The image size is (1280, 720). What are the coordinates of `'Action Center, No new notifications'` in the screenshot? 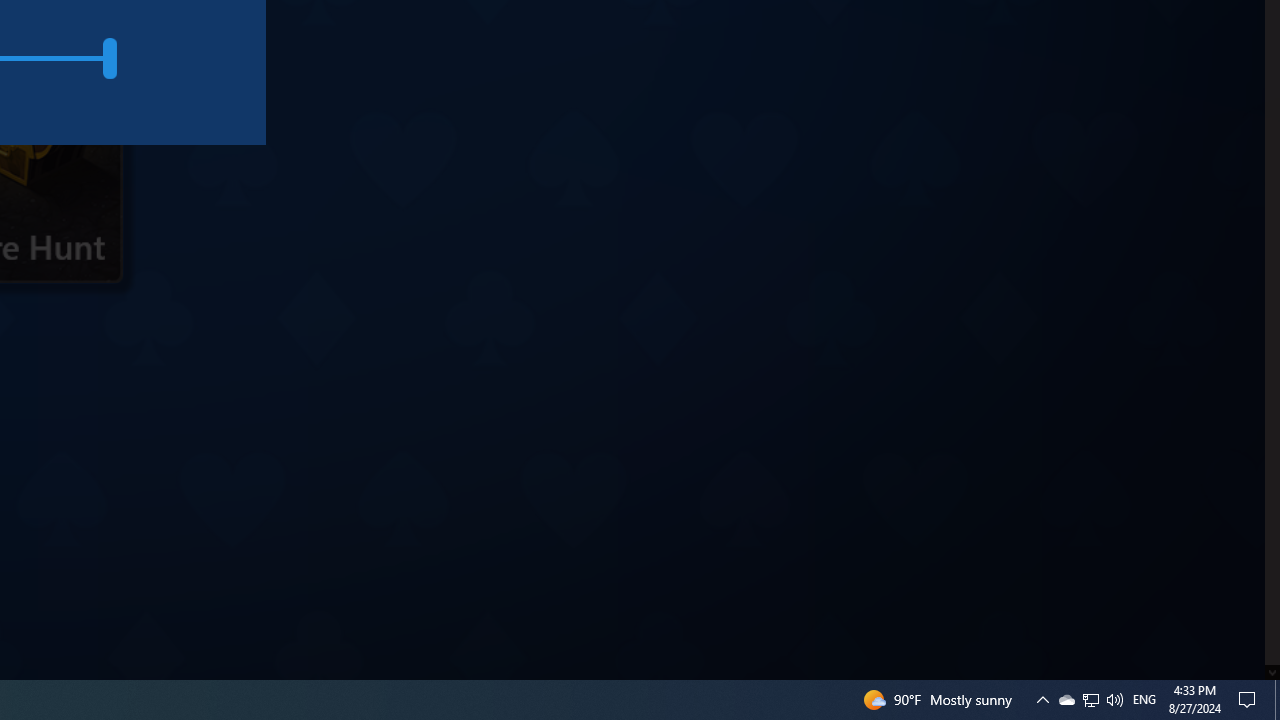 It's located at (1250, 698).